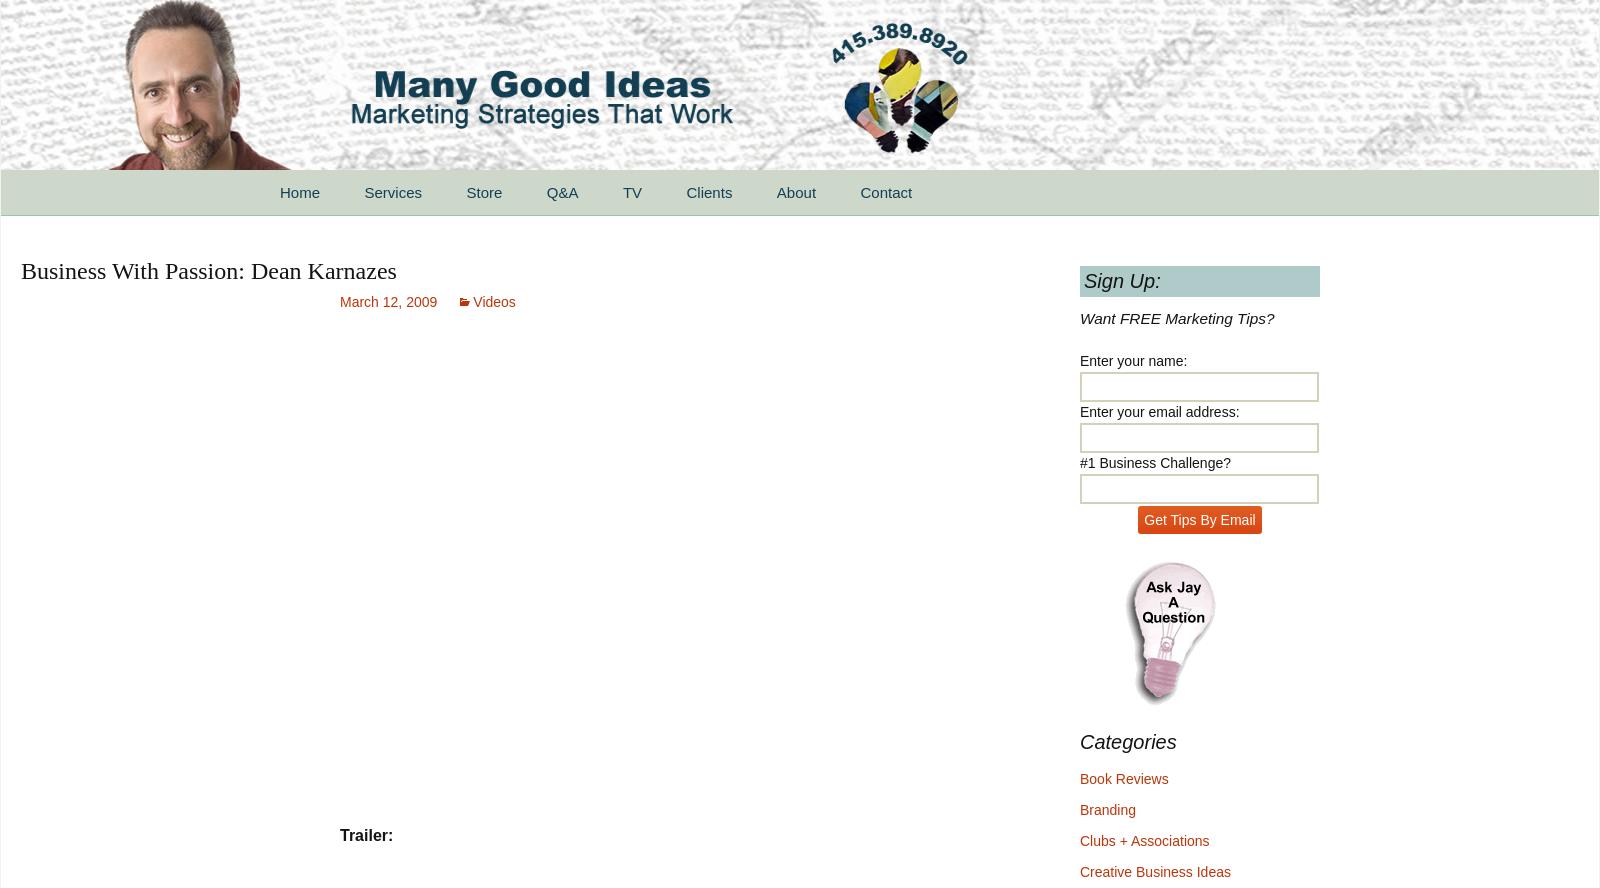  I want to click on 'Trailer:', so click(366, 834).